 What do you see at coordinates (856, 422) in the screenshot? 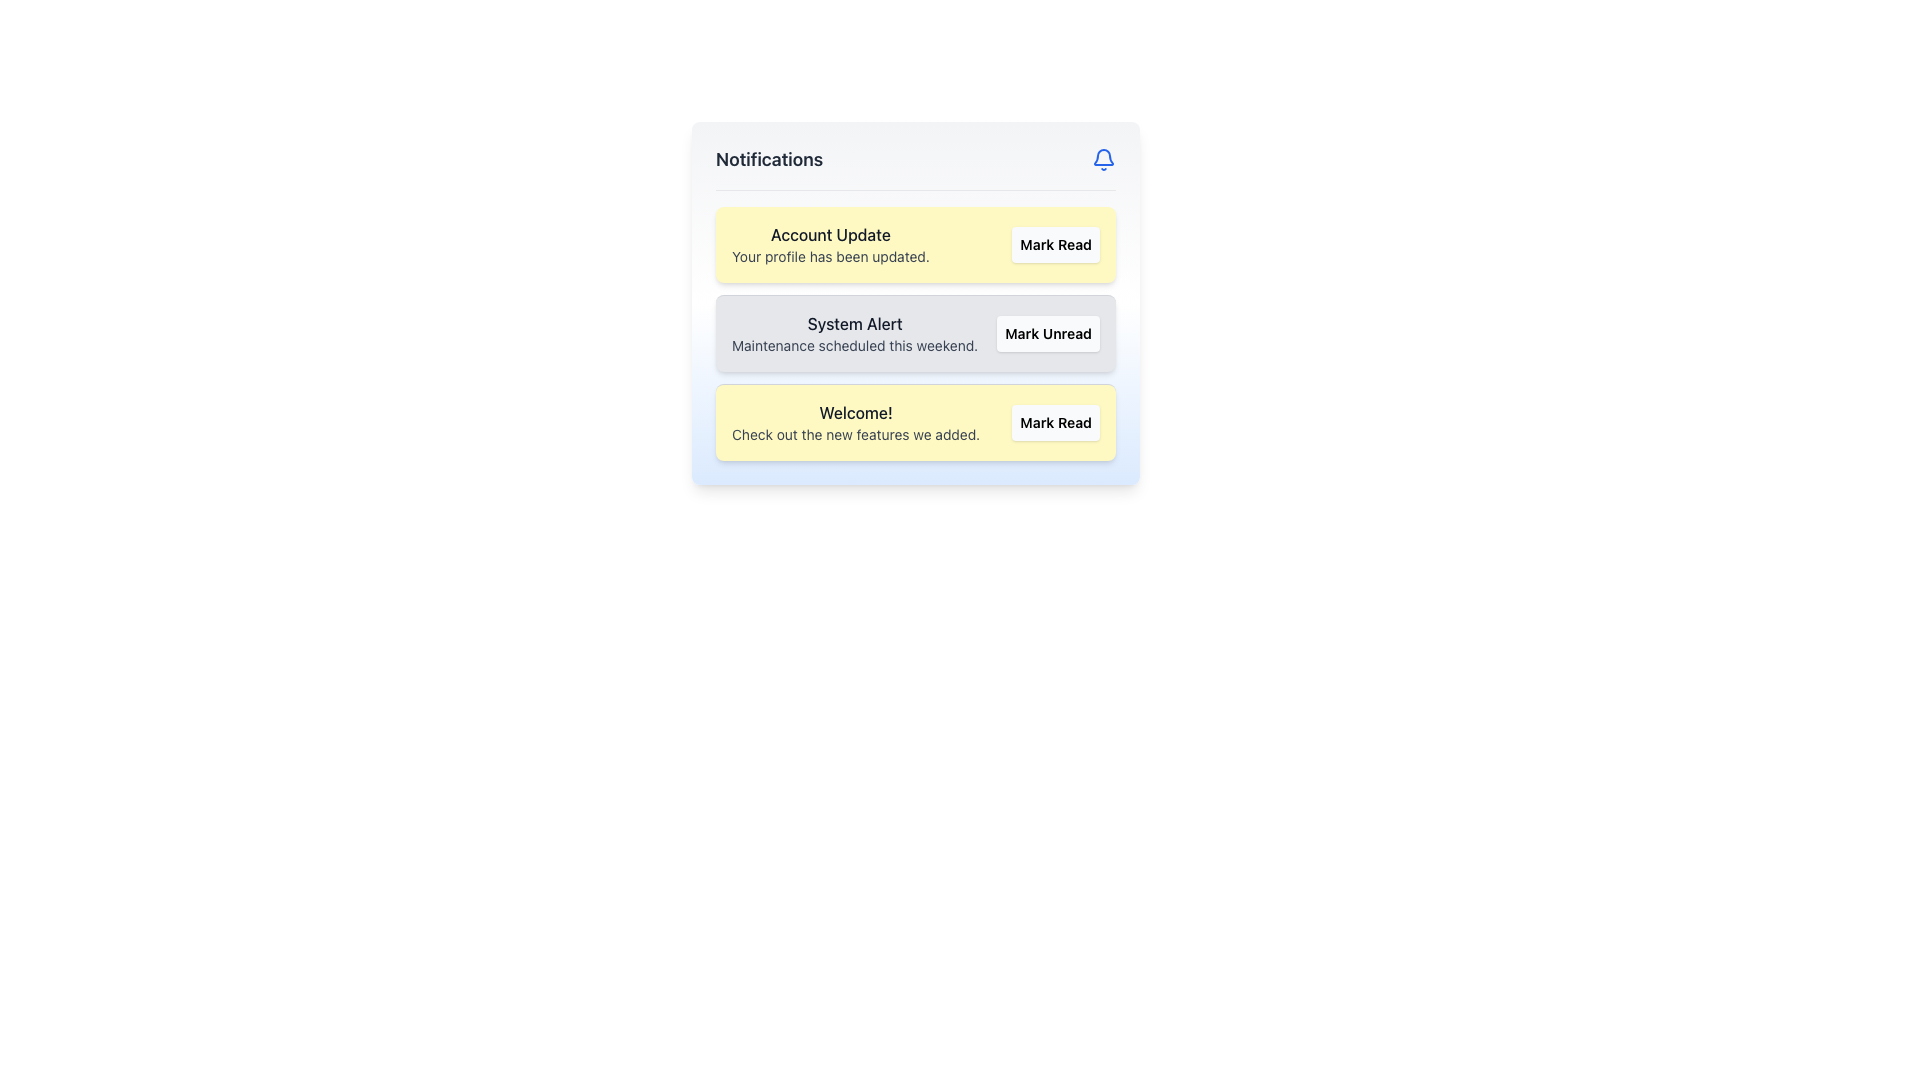
I see `the 'Welcome!' text display element, which is part of the third notification block and features bold text on a yellow background` at bounding box center [856, 422].